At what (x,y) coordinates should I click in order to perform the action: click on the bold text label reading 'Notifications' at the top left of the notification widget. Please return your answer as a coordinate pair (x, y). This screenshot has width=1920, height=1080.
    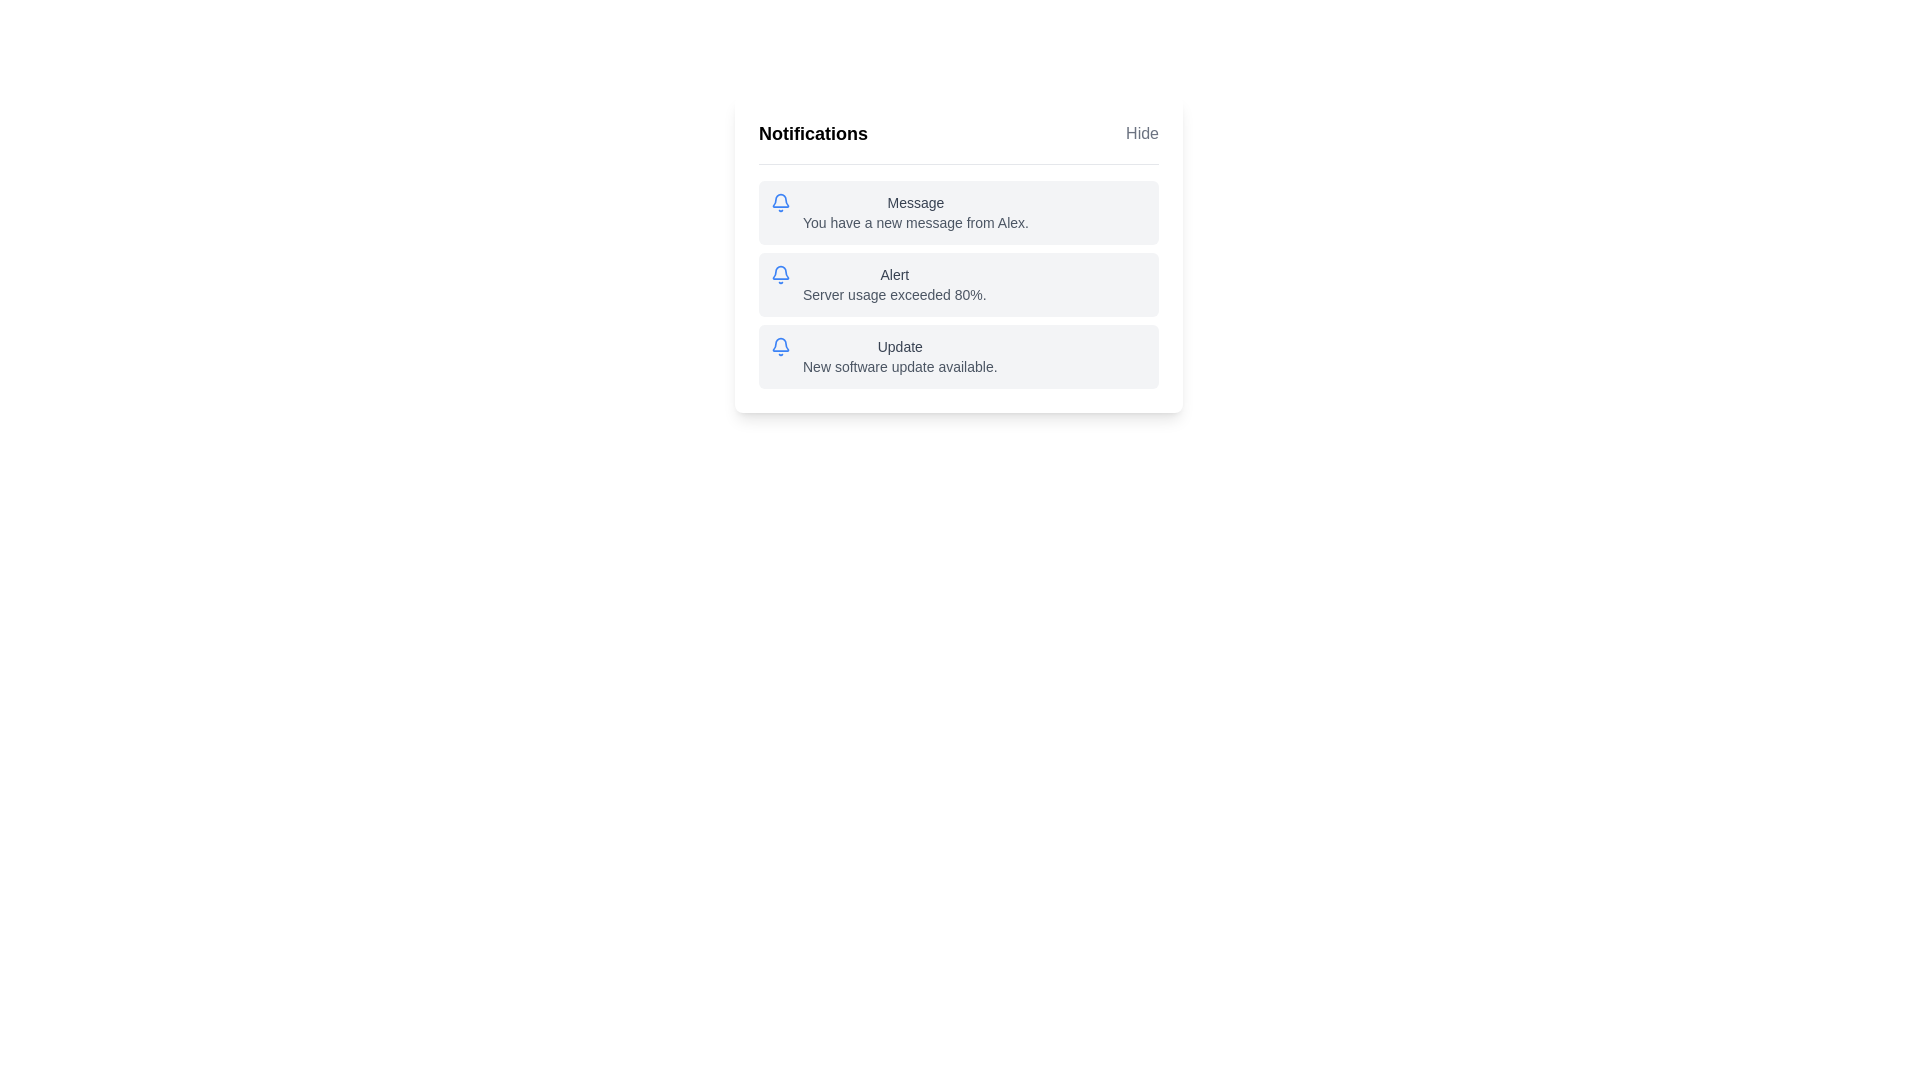
    Looking at the image, I should click on (813, 134).